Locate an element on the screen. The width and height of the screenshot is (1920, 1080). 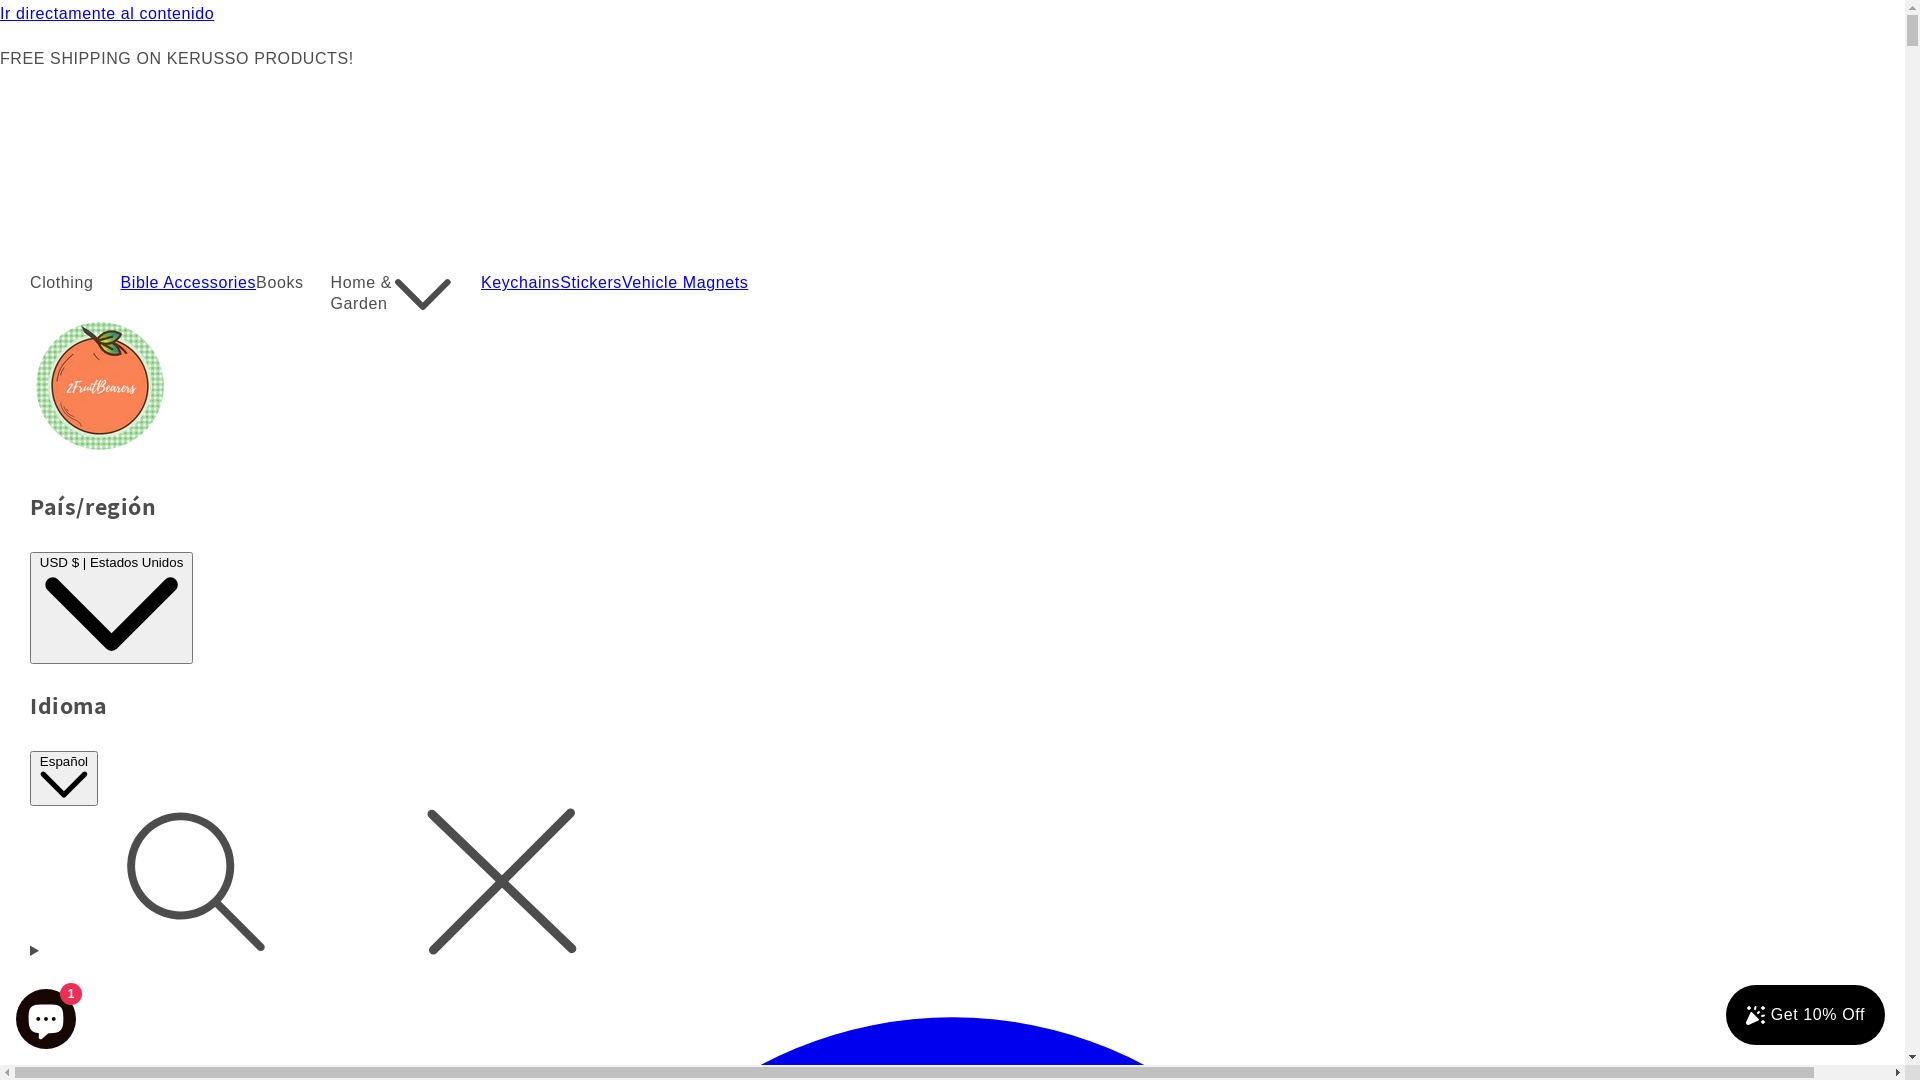
'Keychains' is located at coordinates (480, 283).